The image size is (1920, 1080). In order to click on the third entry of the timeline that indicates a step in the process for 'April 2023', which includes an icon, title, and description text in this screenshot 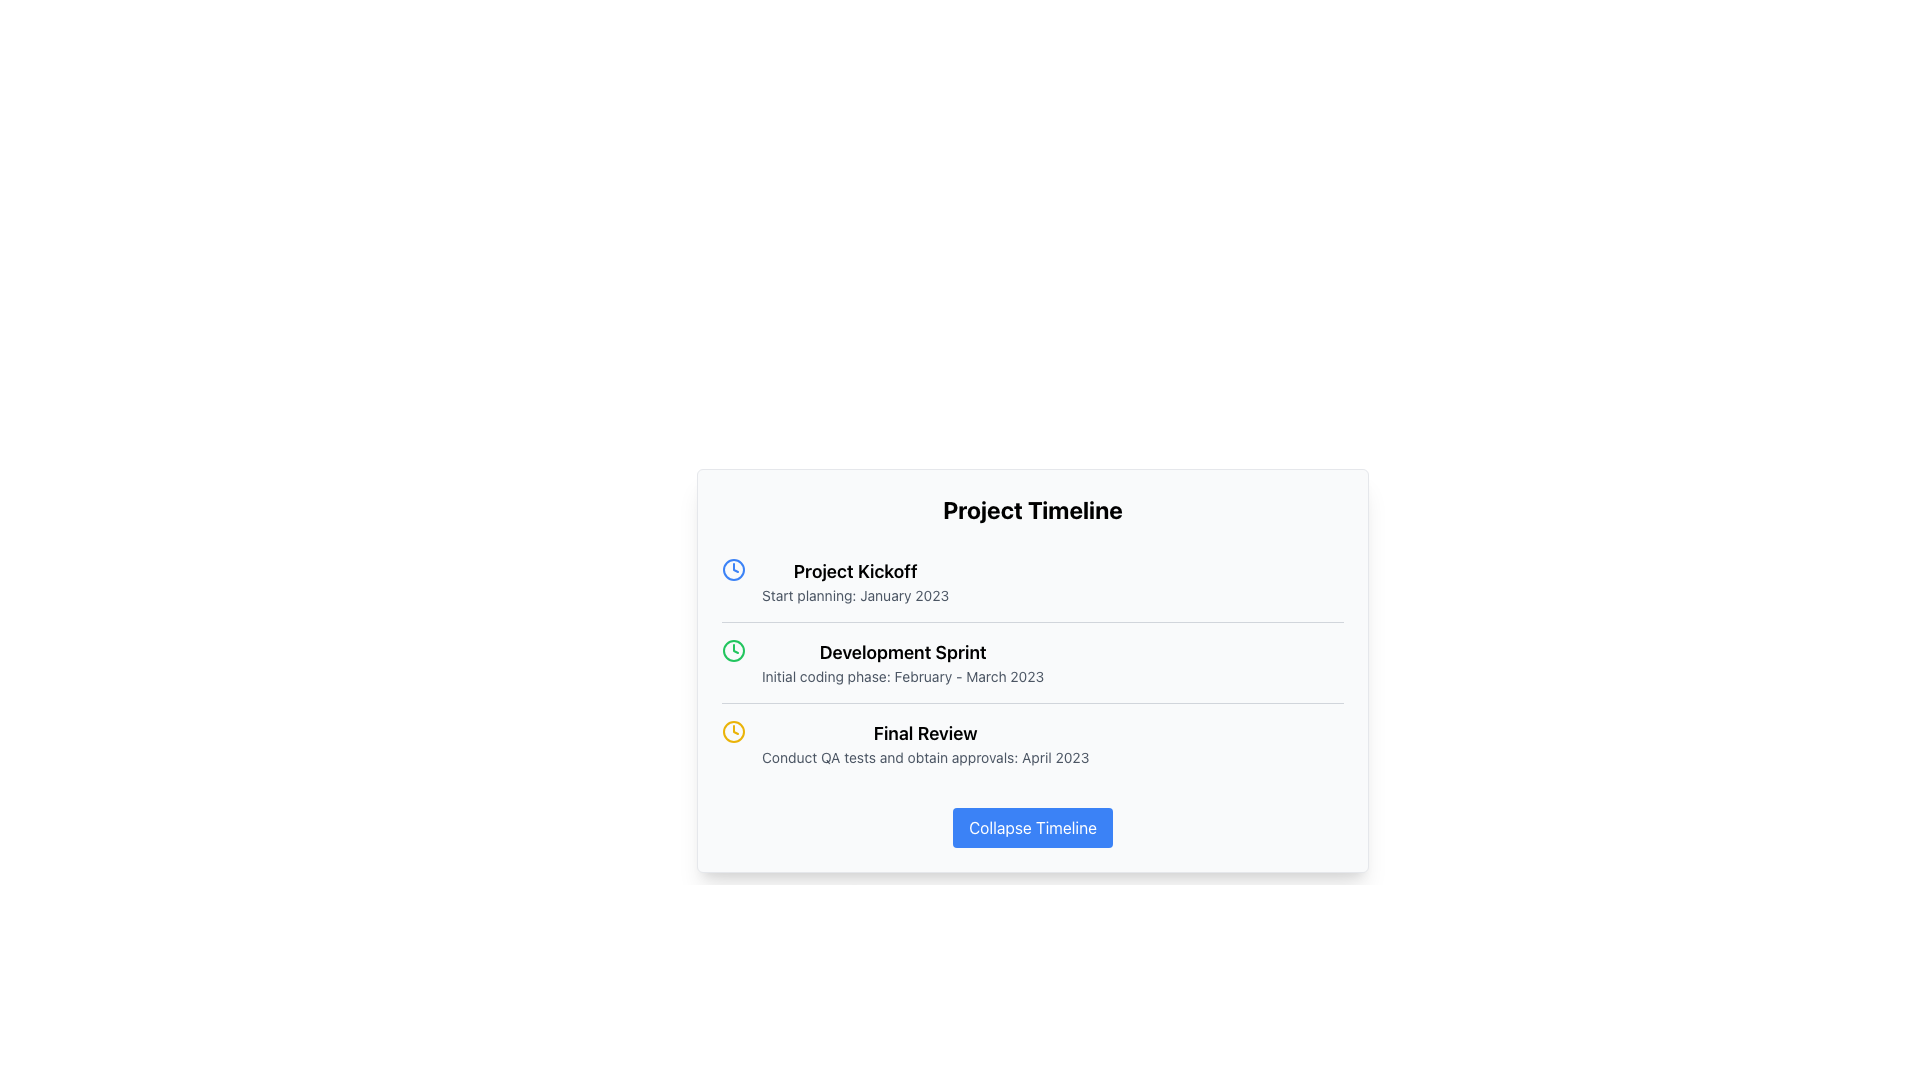, I will do `click(1032, 743)`.